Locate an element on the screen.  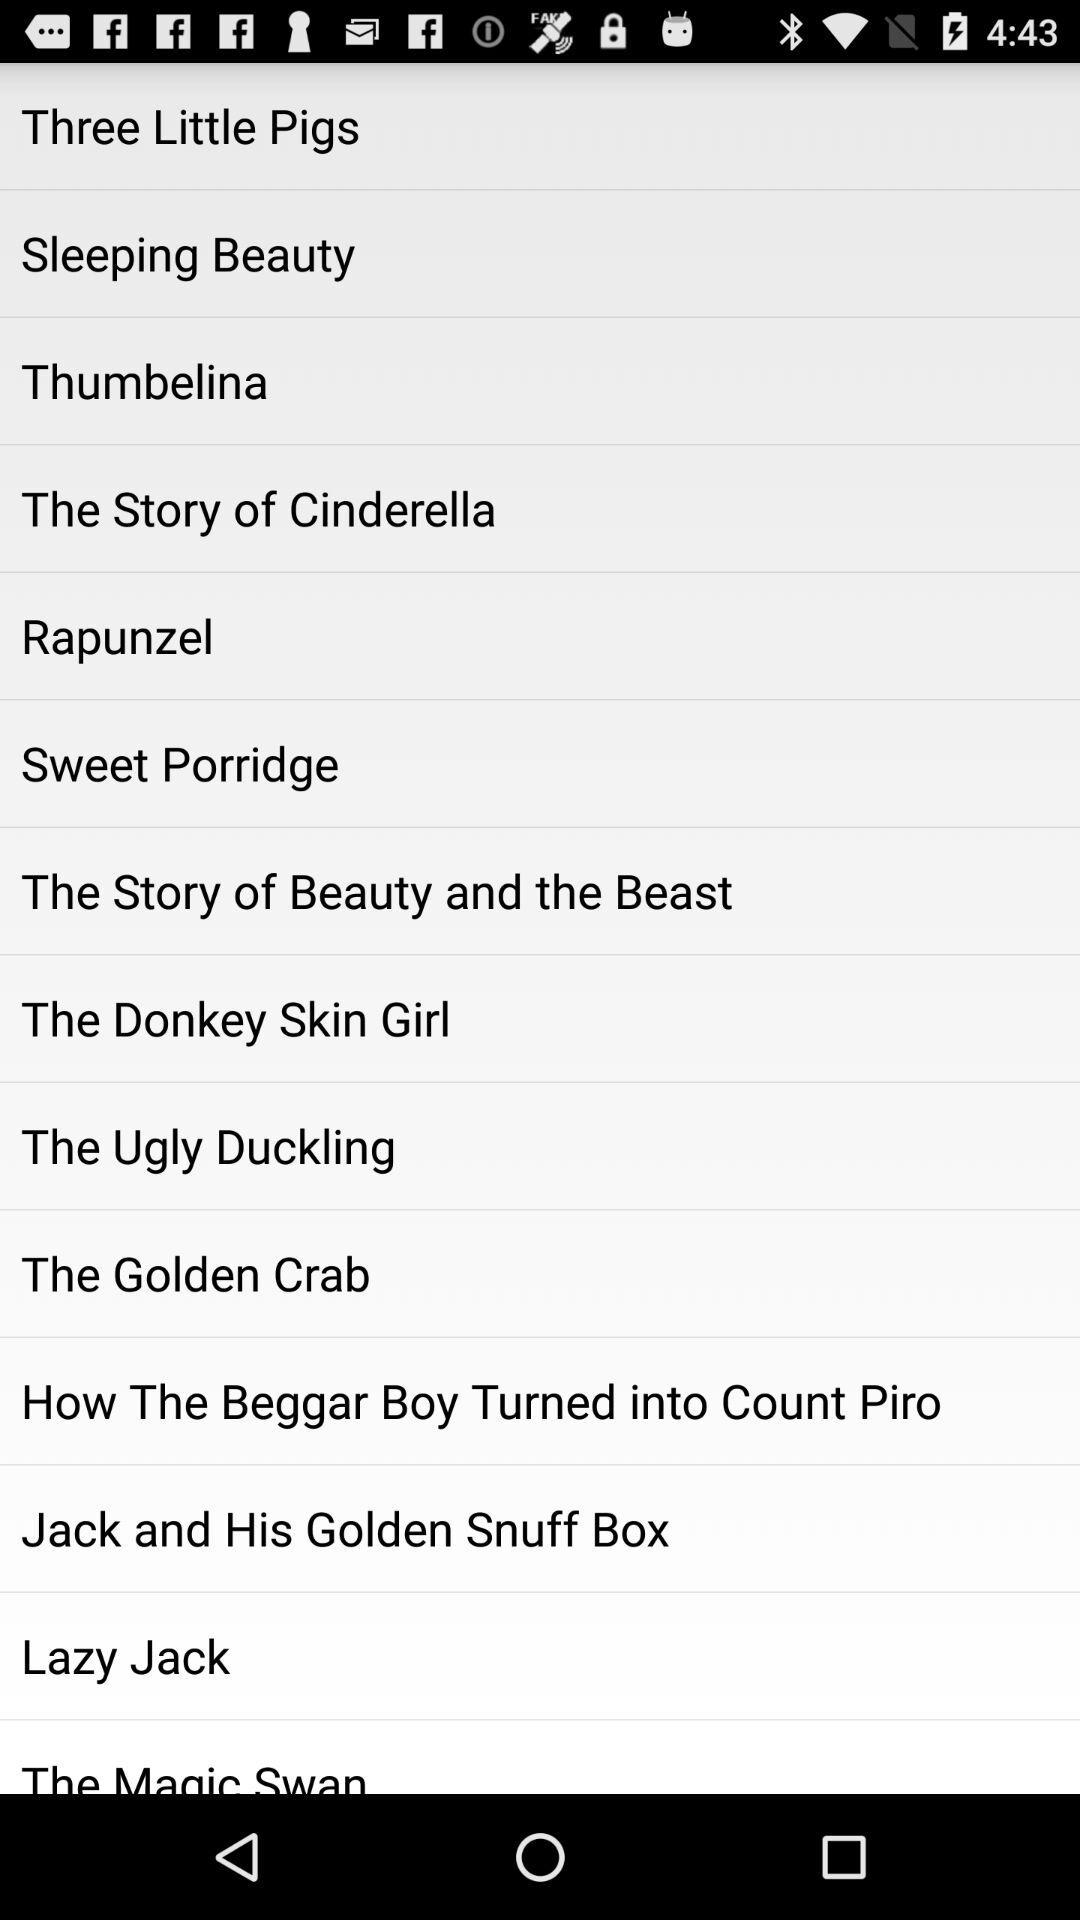
app above lazy jack is located at coordinates (540, 1527).